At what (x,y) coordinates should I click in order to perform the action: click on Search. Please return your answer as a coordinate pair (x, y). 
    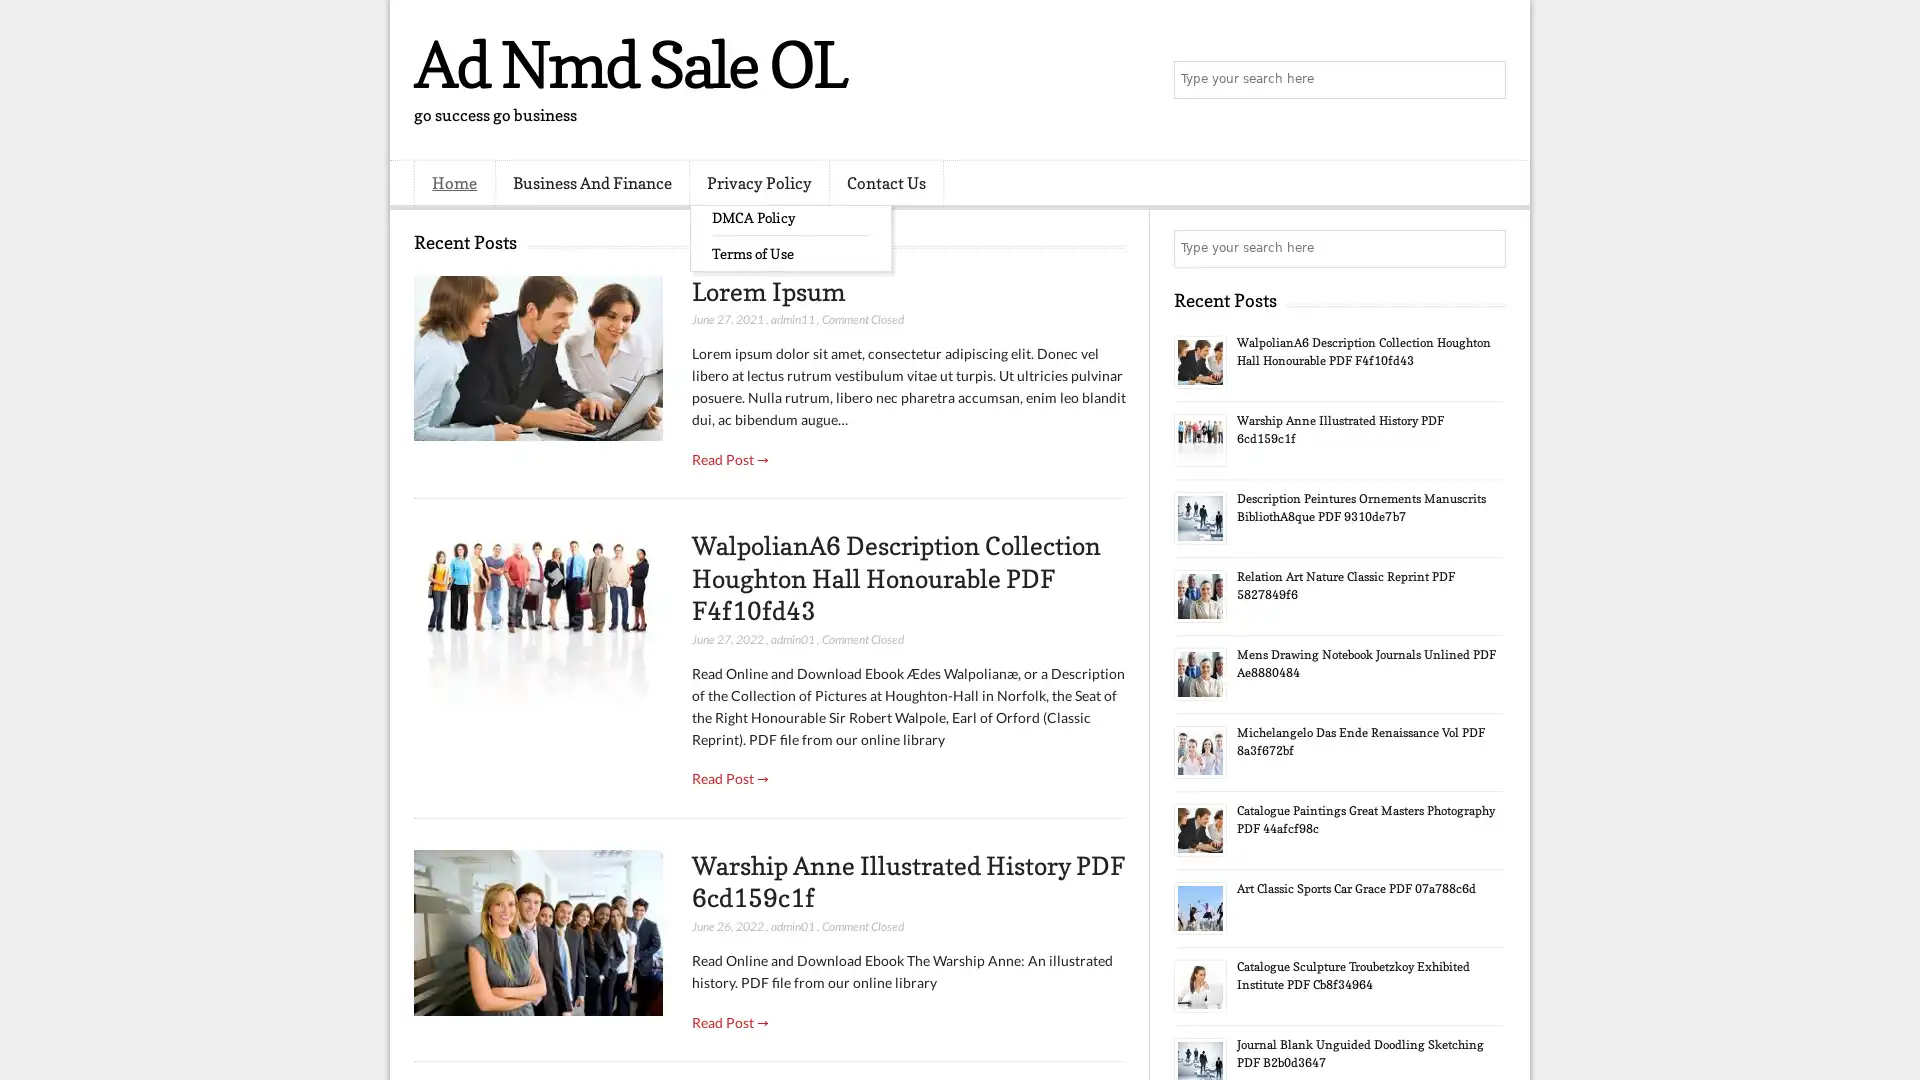
    Looking at the image, I should click on (1485, 248).